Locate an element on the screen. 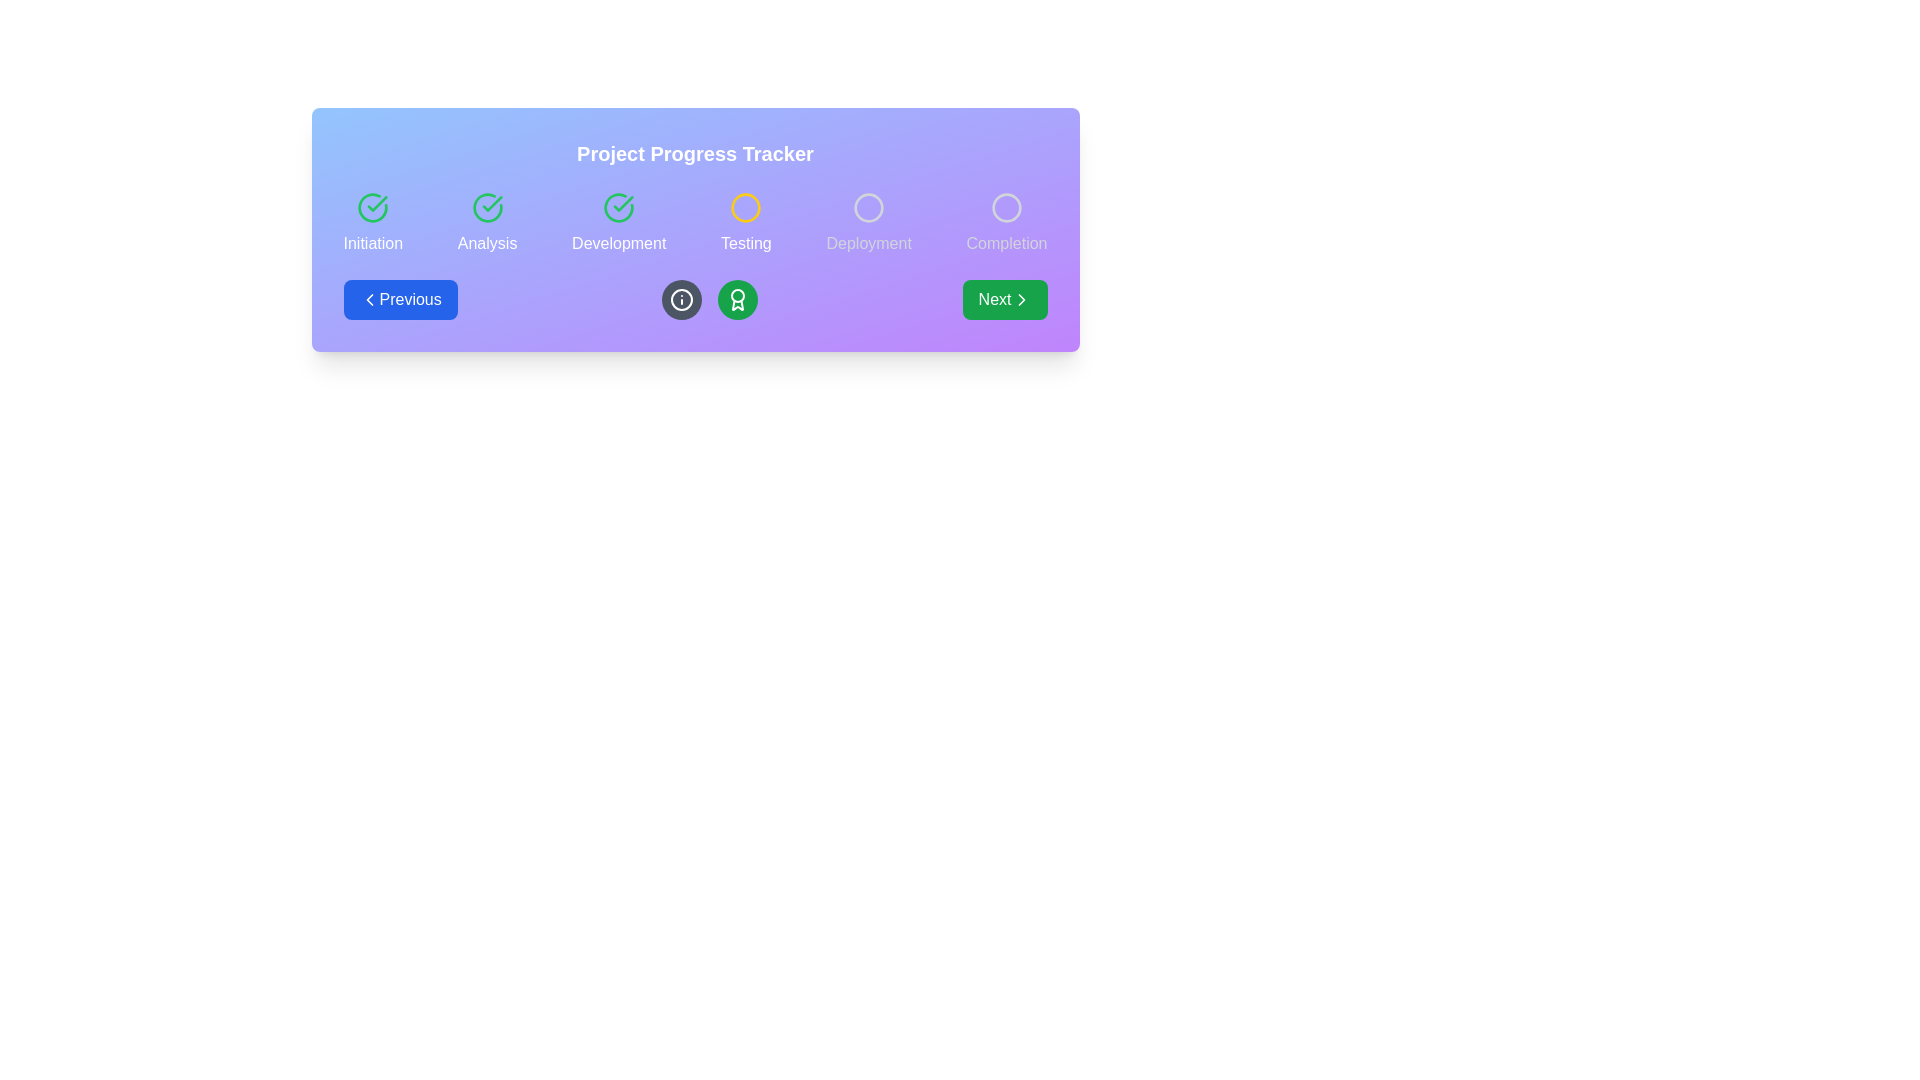 The image size is (1920, 1080). the left-facing chevron icon, which is styled as an outline and located within the 'Previous' button in the project progress tracker interface is located at coordinates (369, 300).